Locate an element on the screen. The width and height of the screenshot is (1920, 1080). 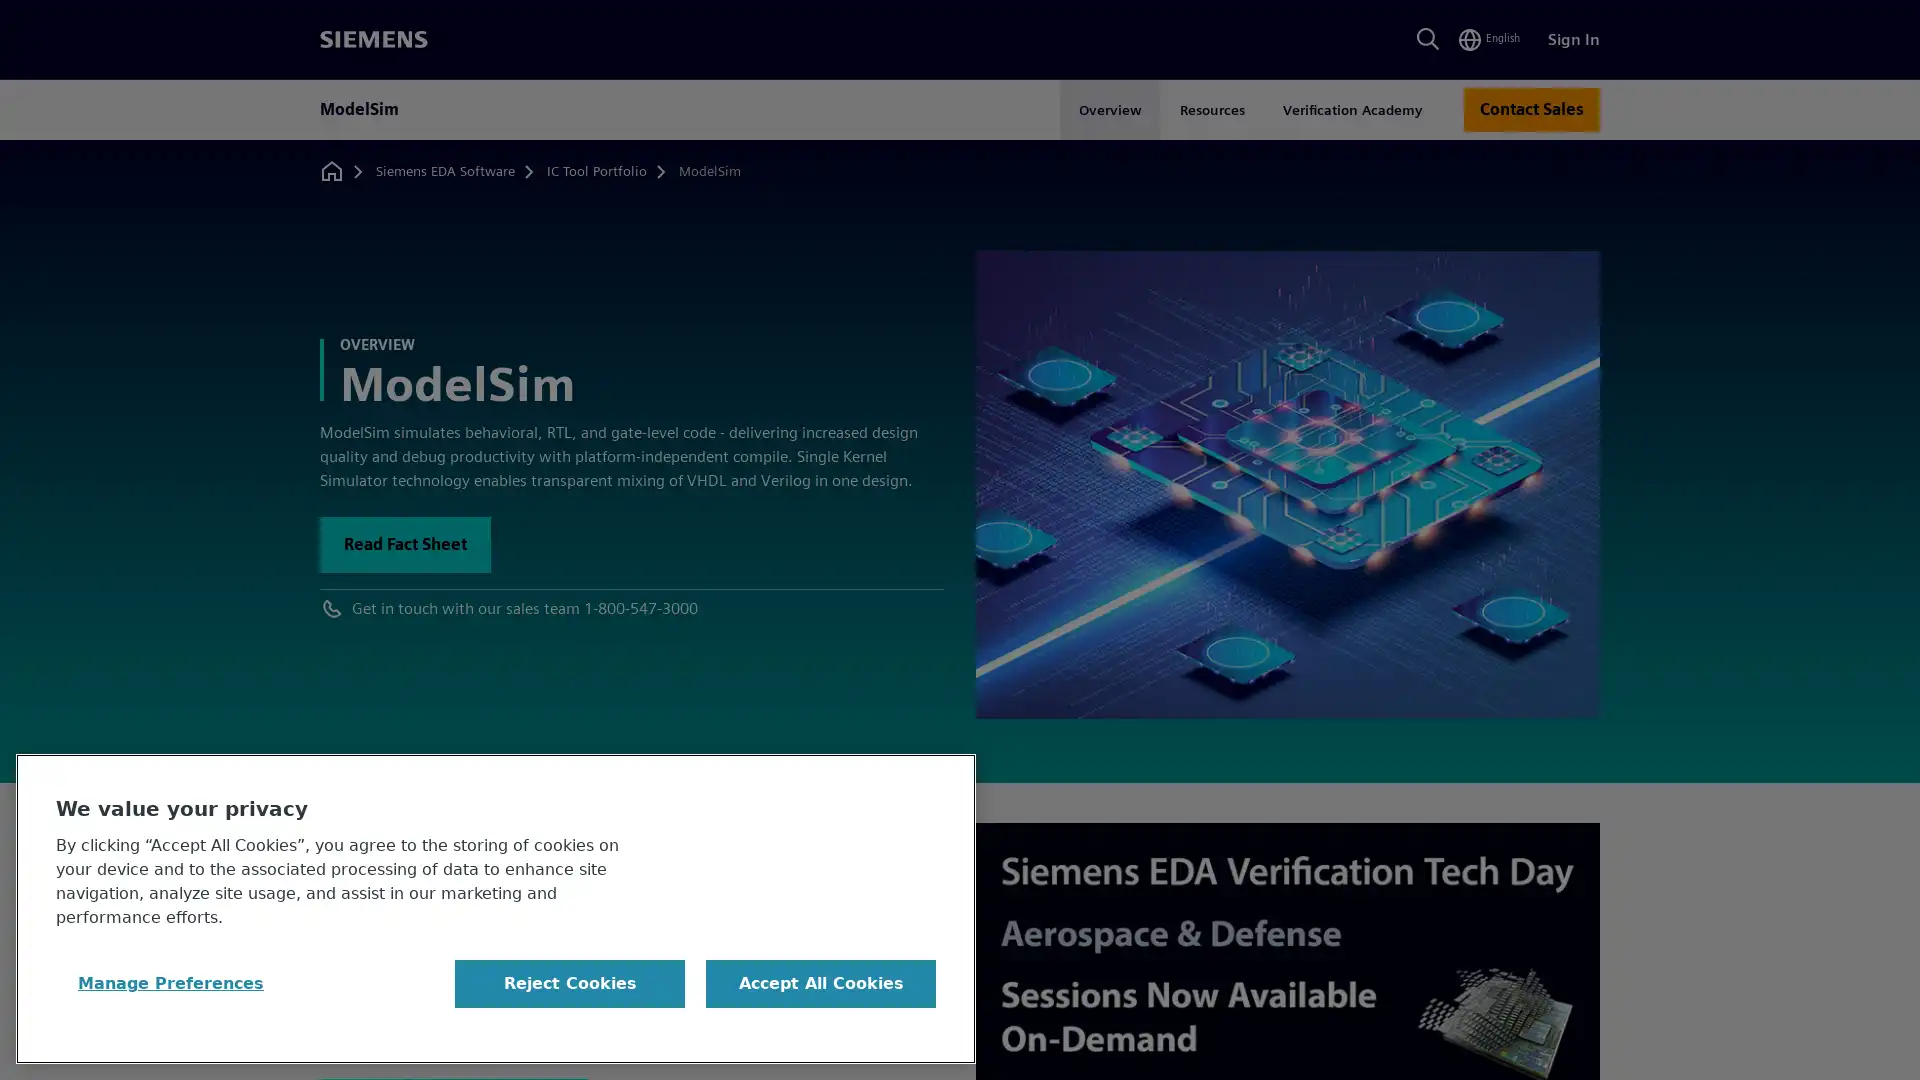
Search is located at coordinates (1425, 39).